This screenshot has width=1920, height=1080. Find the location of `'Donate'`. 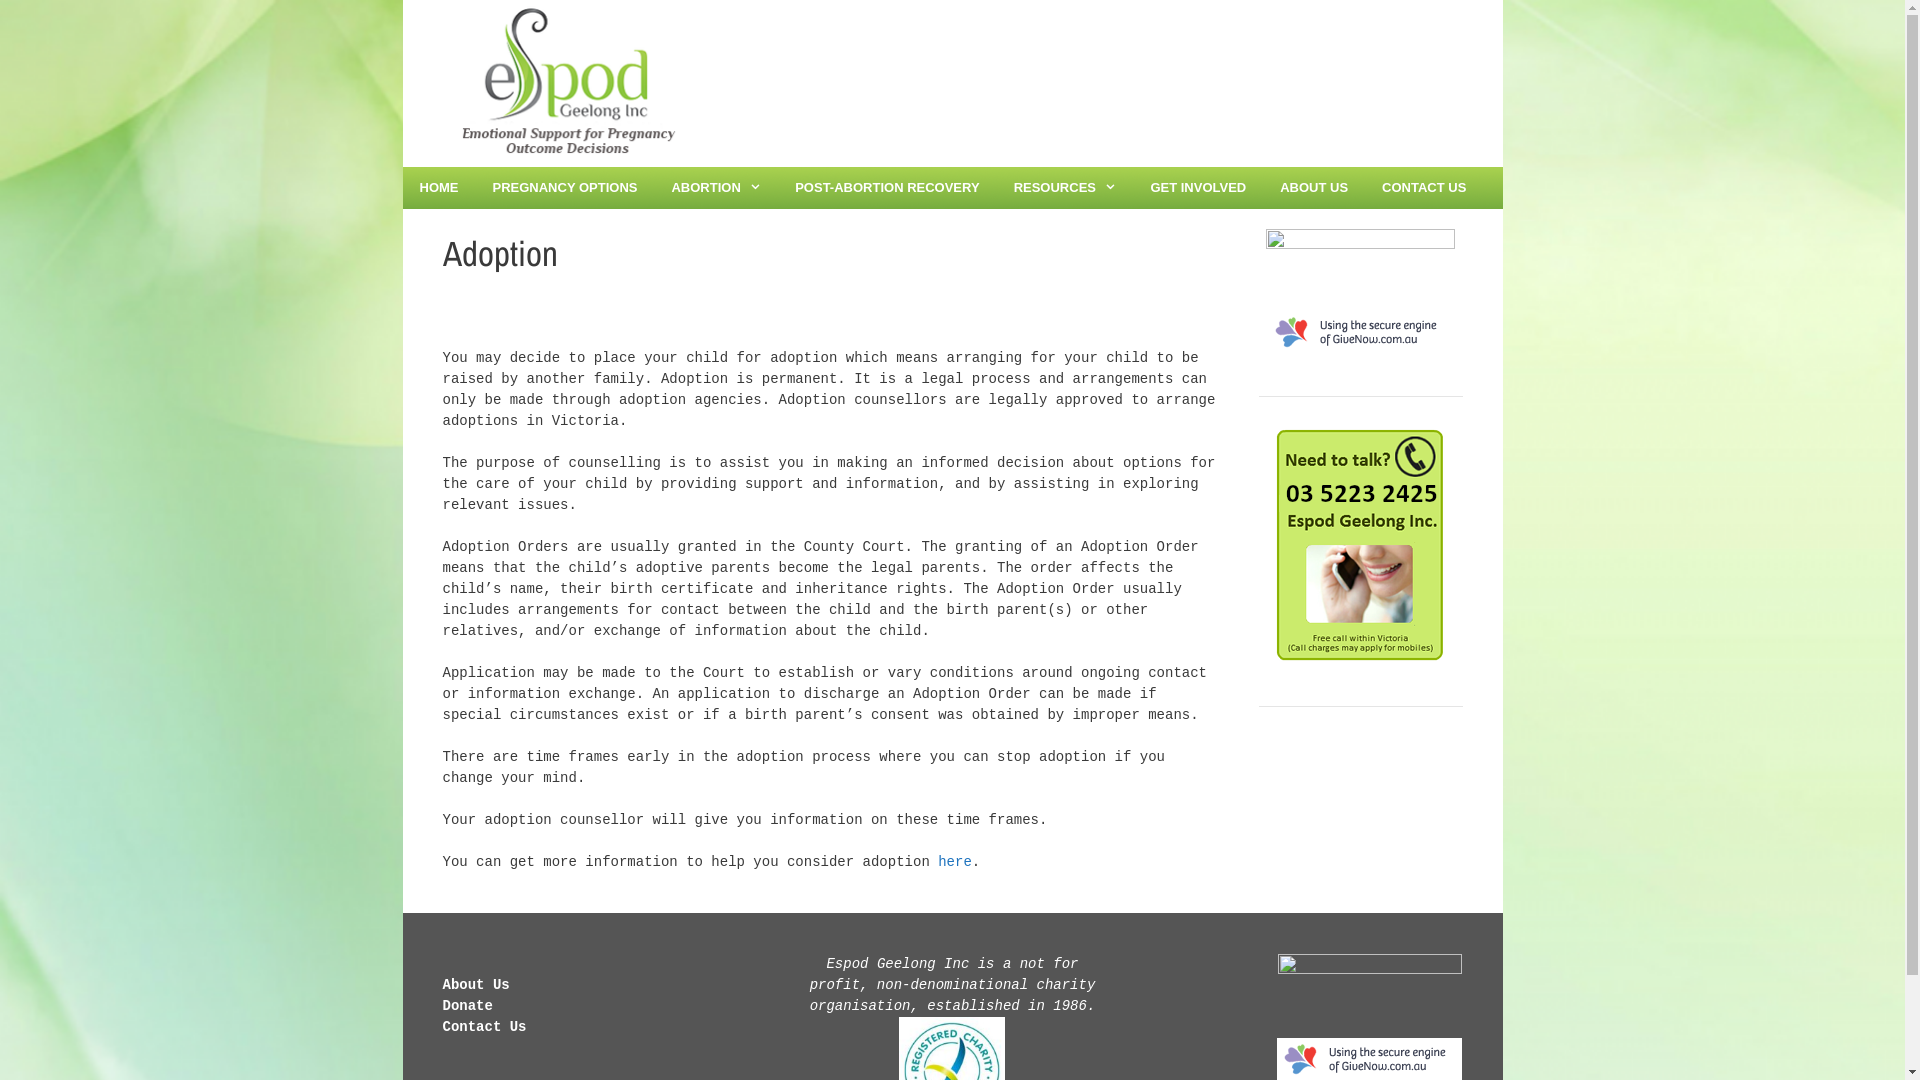

'Donate' is located at coordinates (440, 1006).